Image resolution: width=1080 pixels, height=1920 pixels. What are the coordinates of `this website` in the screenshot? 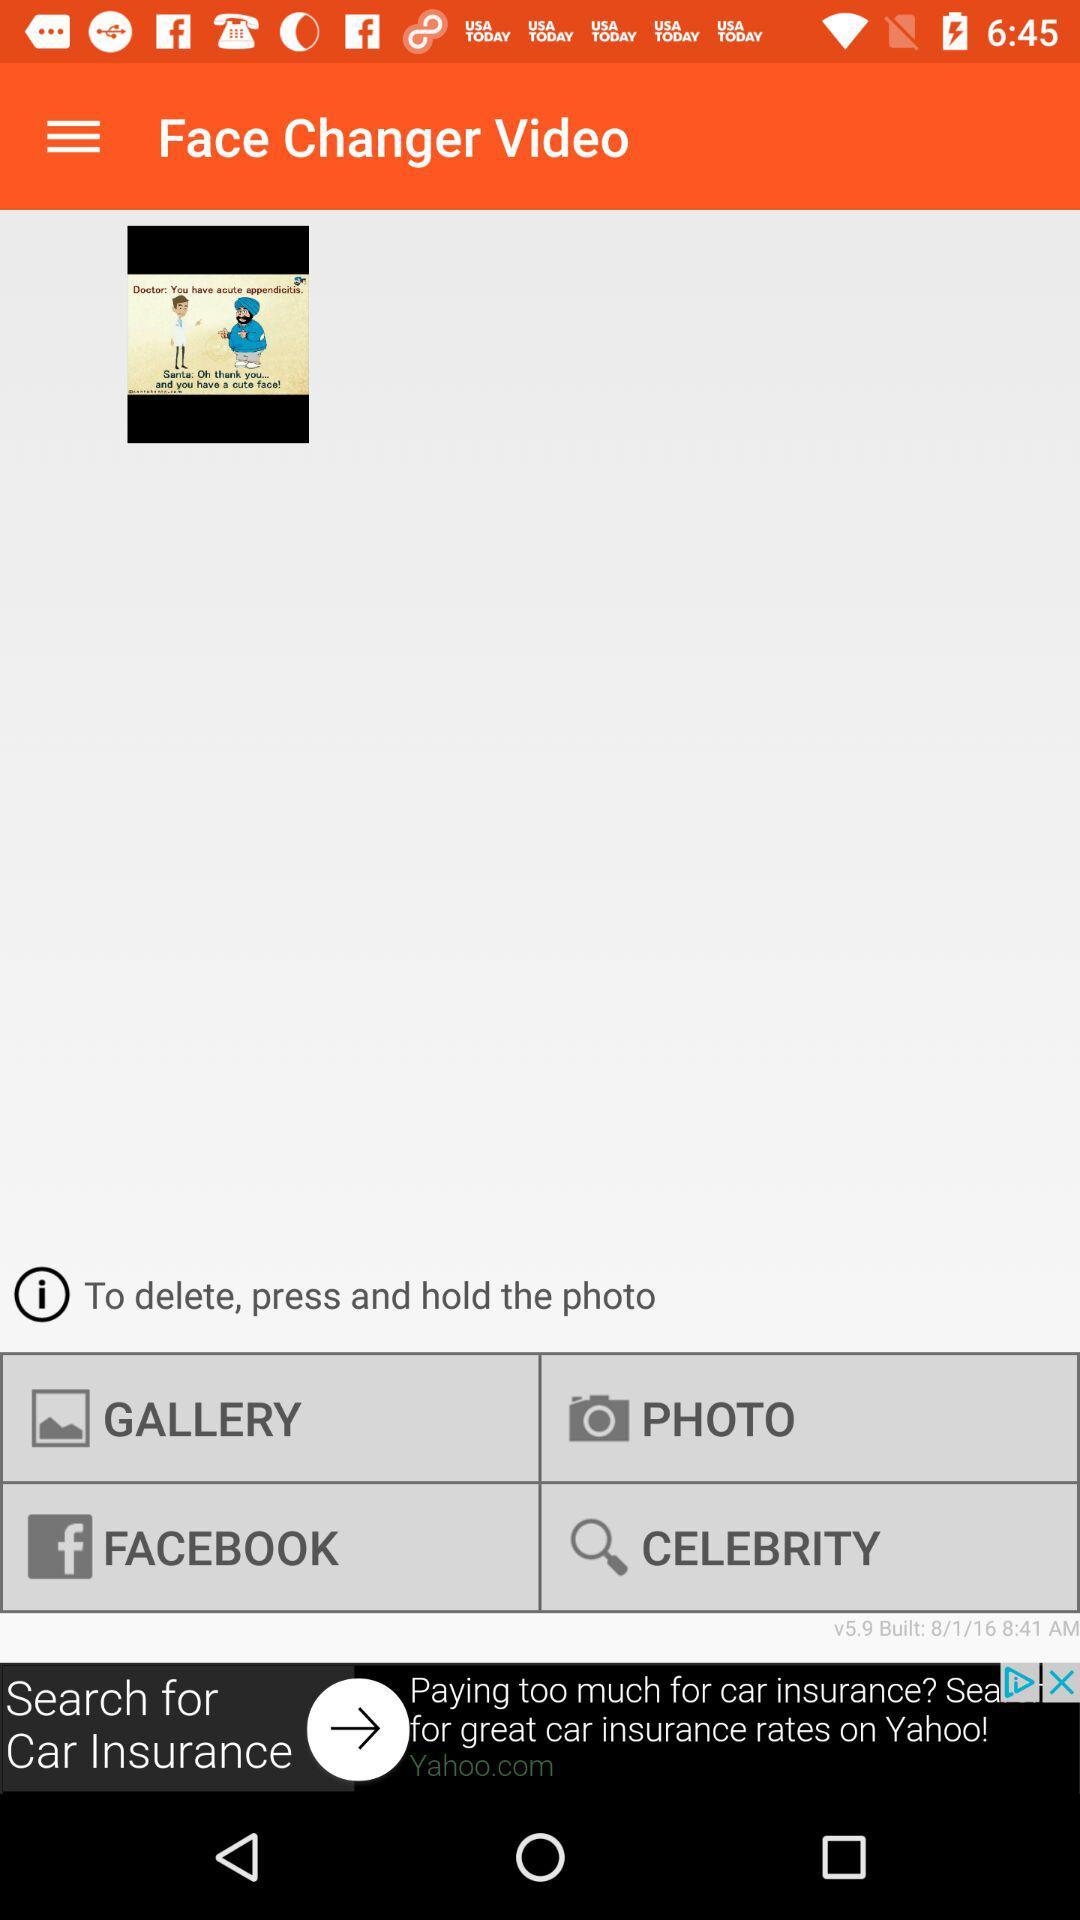 It's located at (540, 1727).